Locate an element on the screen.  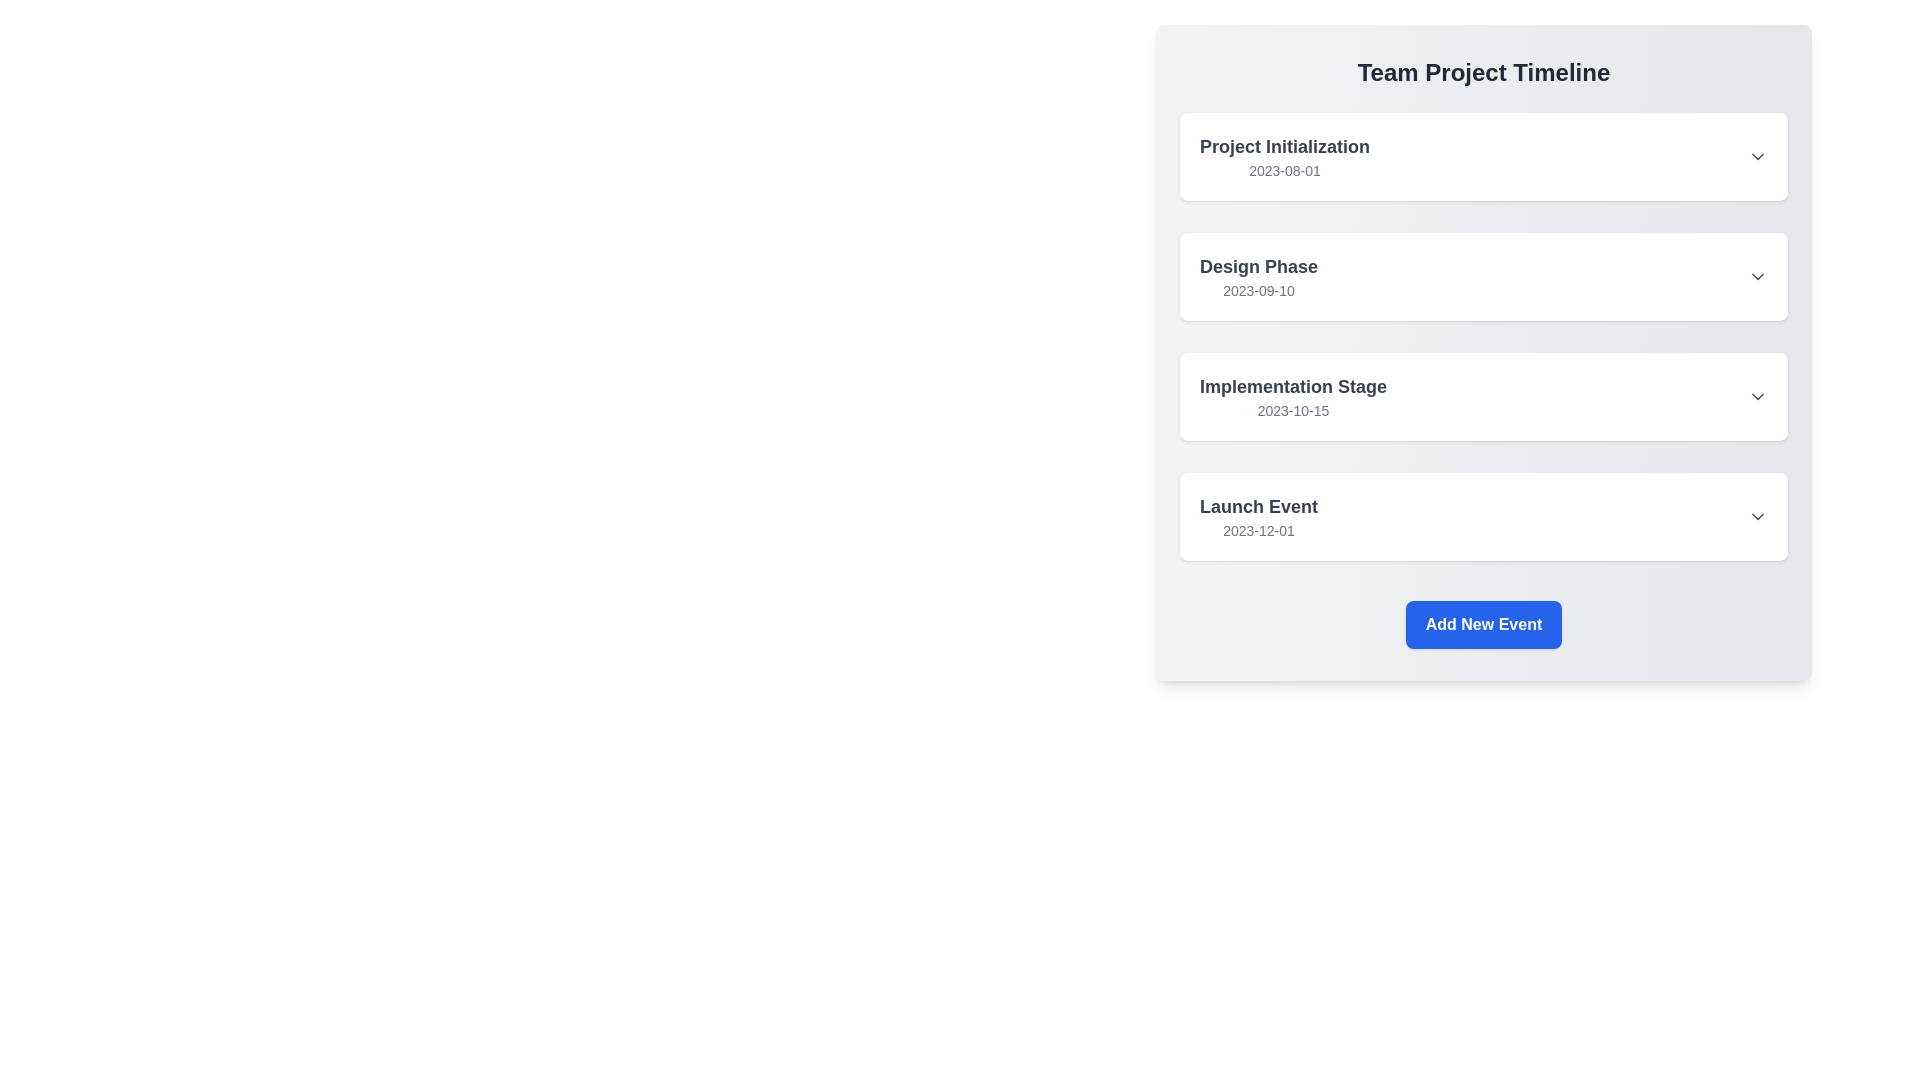
the 'Launch Event' list item, which is the fourth entry in the timeline is located at coordinates (1483, 515).